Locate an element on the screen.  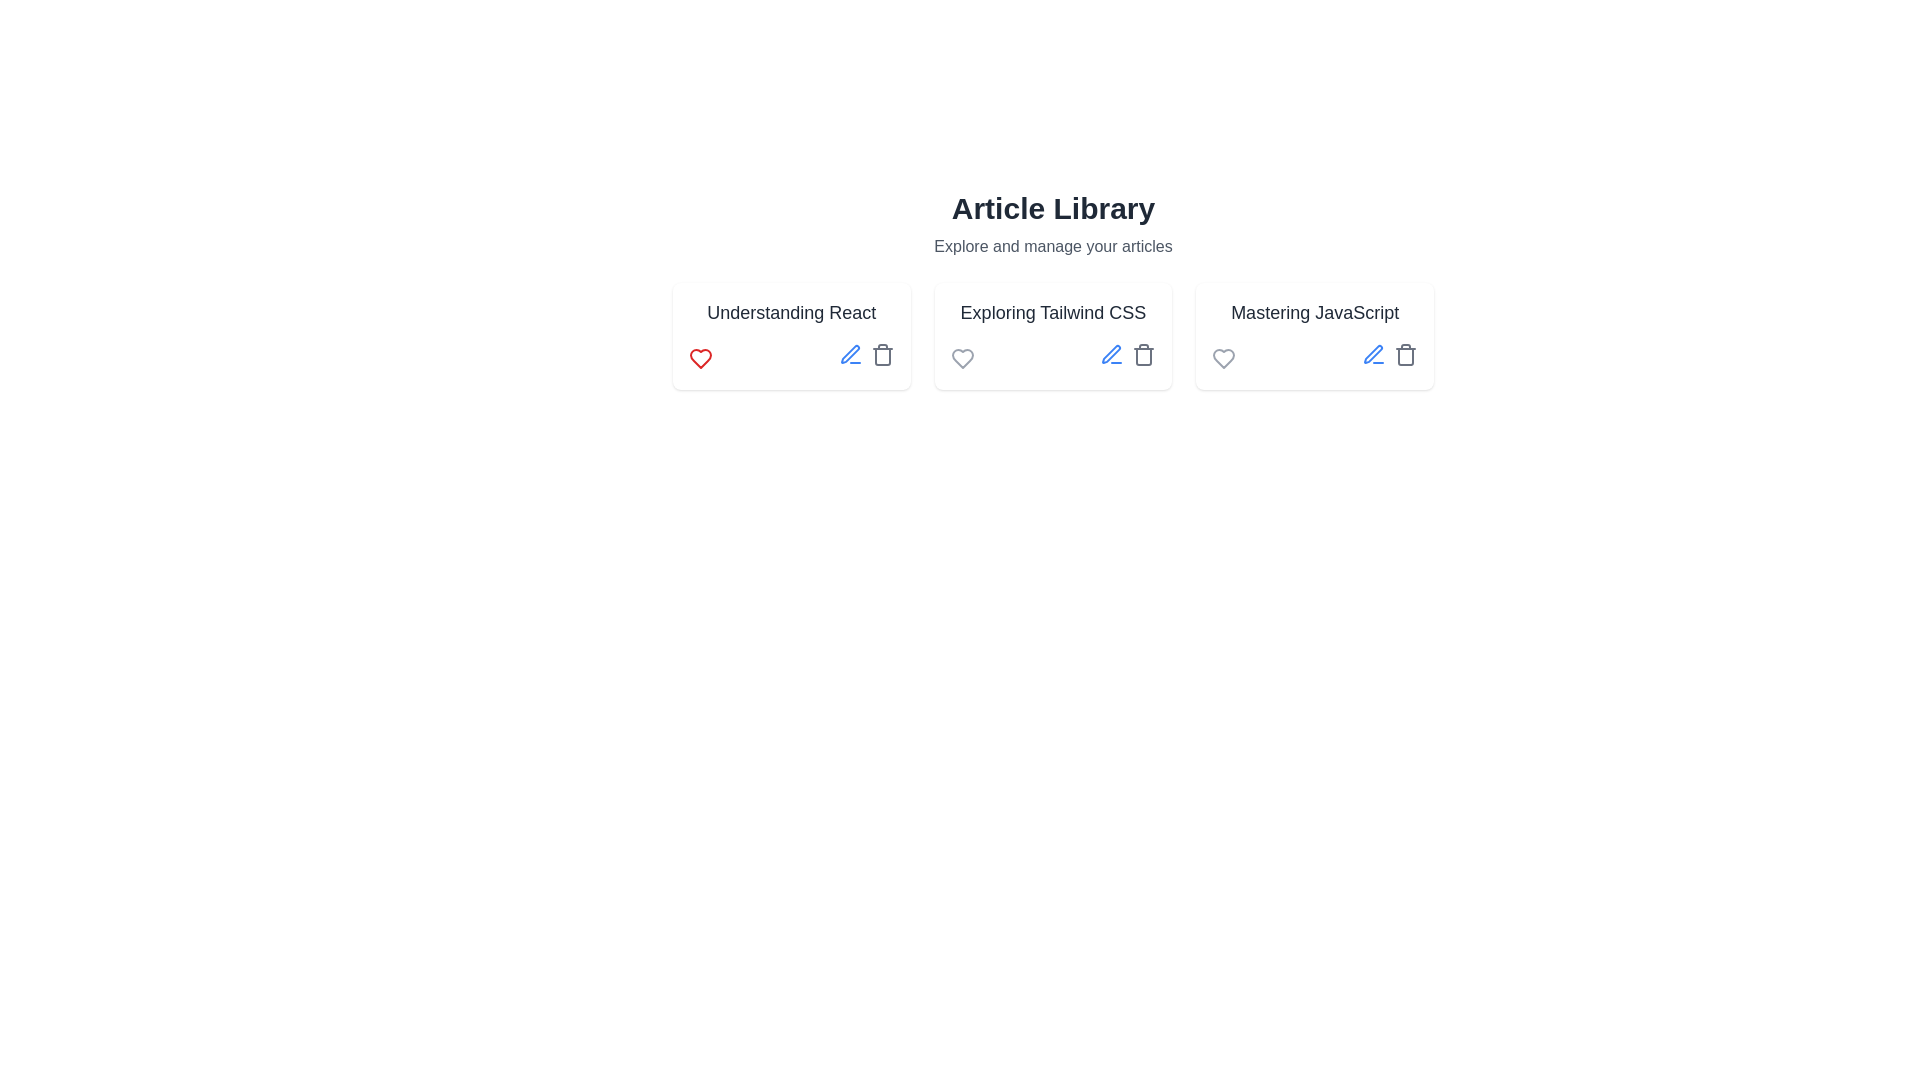
static text displaying the title 'Understanding React', which is styled with a large, medium-weight font and dark gray color, located at the top of a white card with rounded corners is located at coordinates (790, 312).